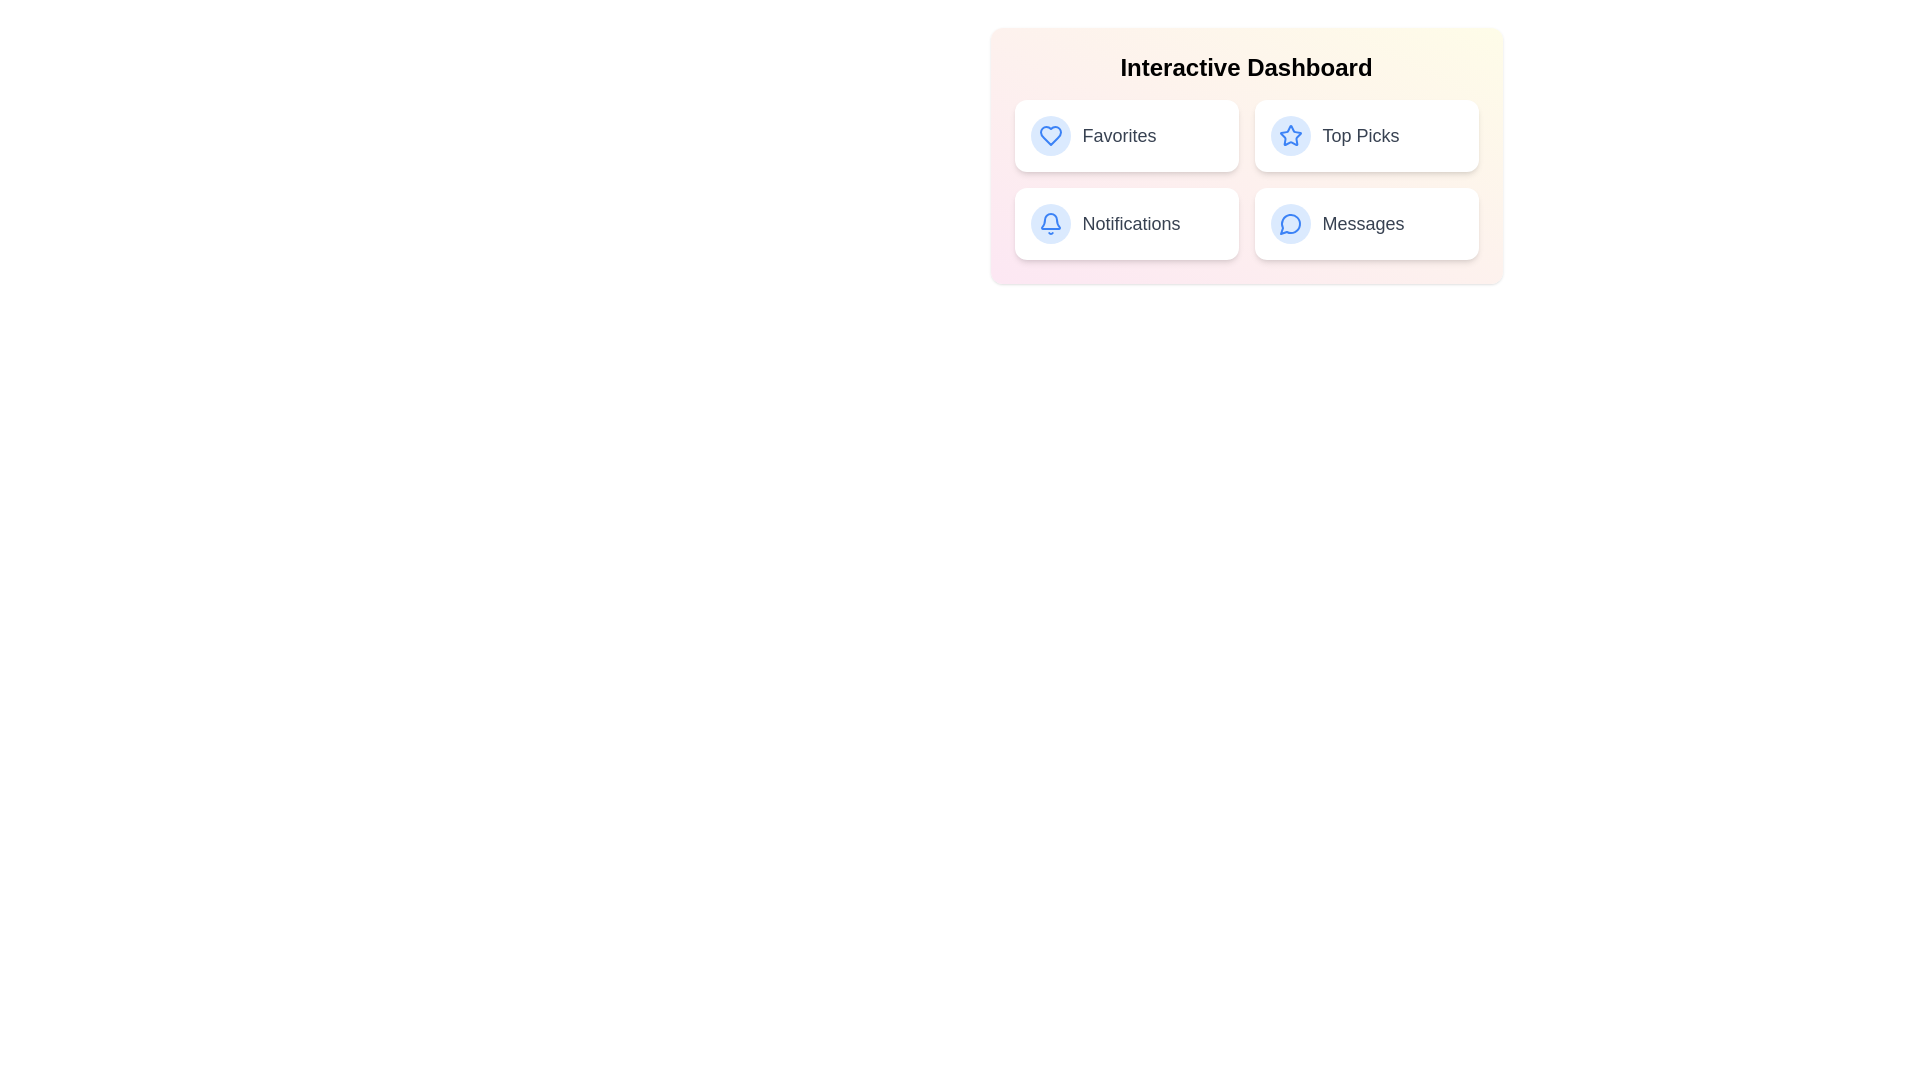  What do you see at coordinates (1365, 223) in the screenshot?
I see `the 'Messages' button to view messages` at bounding box center [1365, 223].